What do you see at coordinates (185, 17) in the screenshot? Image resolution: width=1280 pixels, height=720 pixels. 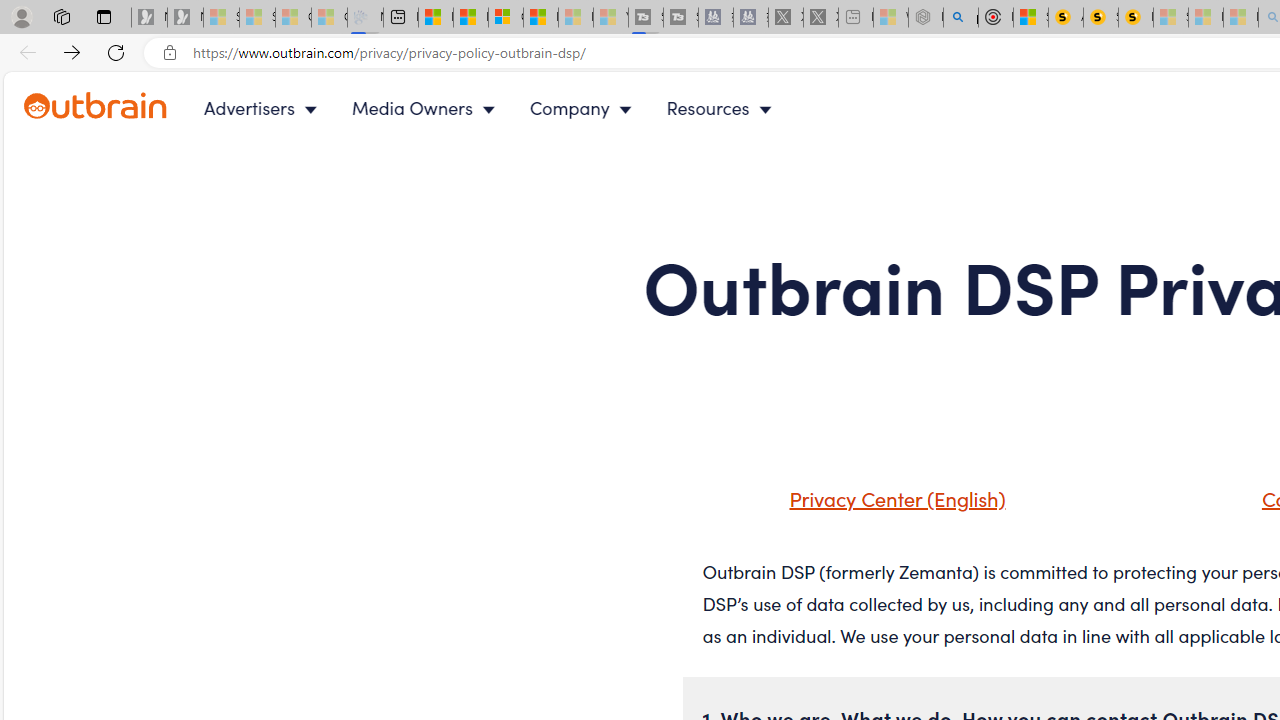 I see `'Newsletter Sign Up - Sleeping'` at bounding box center [185, 17].